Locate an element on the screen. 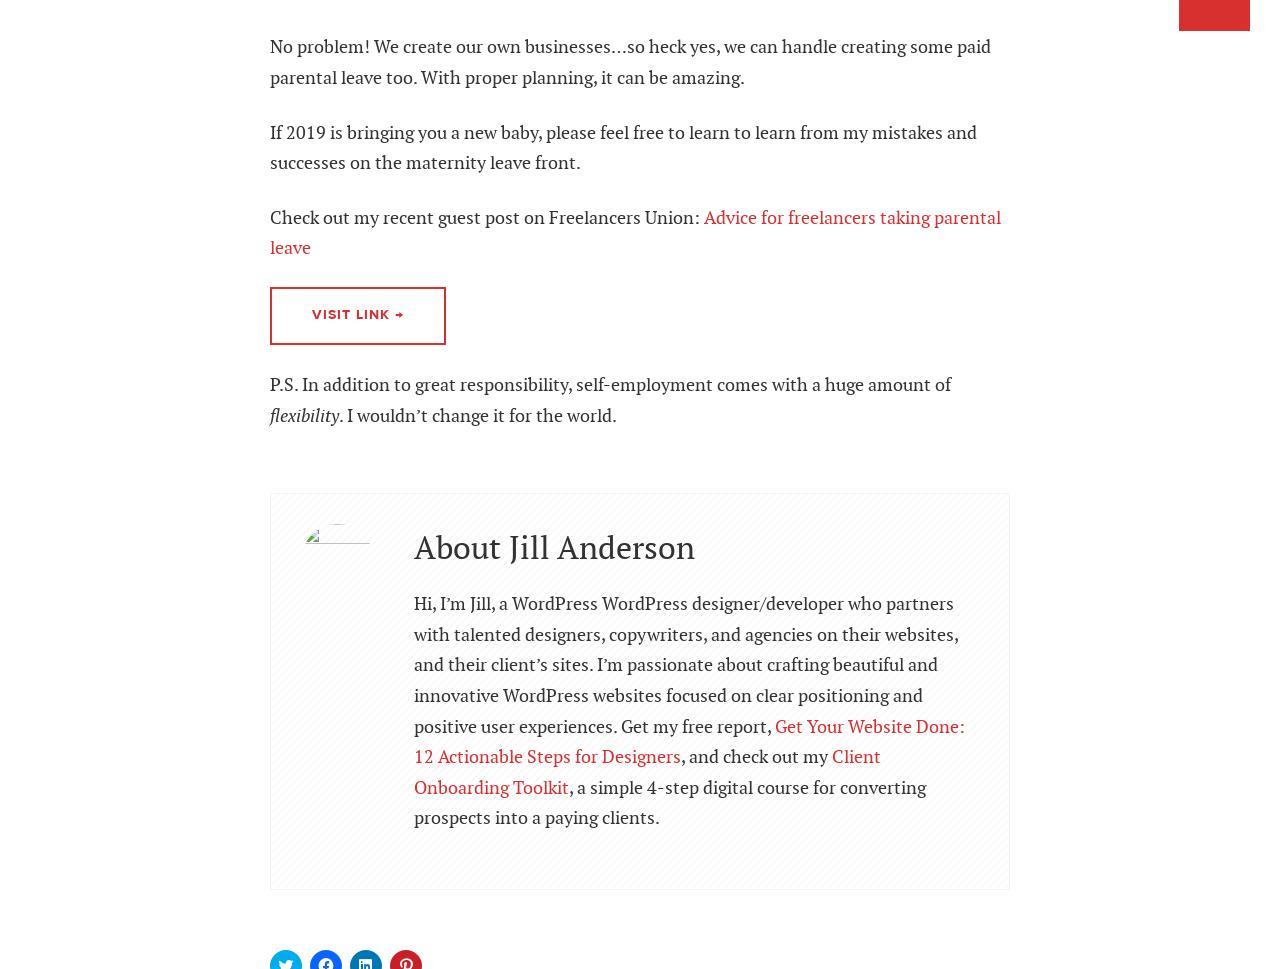 Image resolution: width=1280 pixels, height=969 pixels. 'Get Your Website Done: 12 Actionable Steps for Designers' is located at coordinates (689, 741).